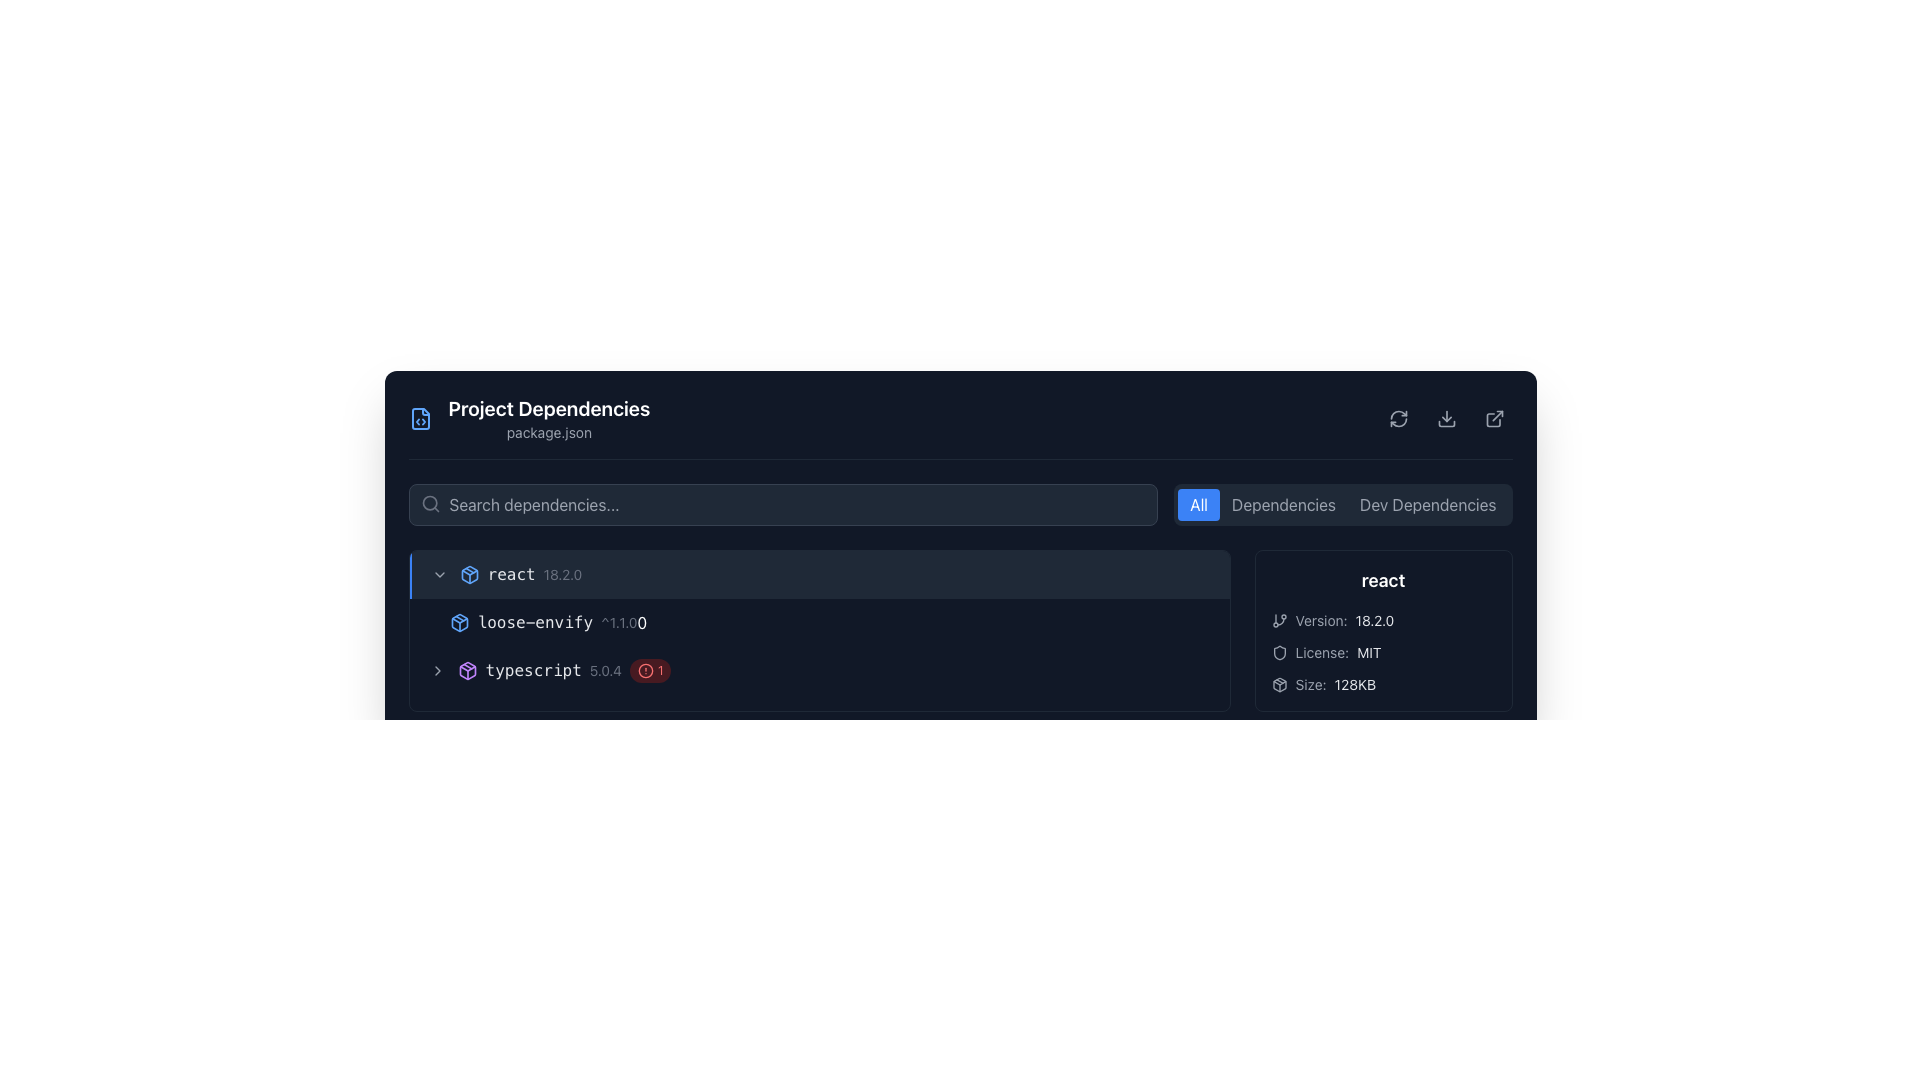  What do you see at coordinates (1382, 631) in the screenshot?
I see `the informational card or panel that provides details about the 'react' dependency in the project to associate the details with it` at bounding box center [1382, 631].